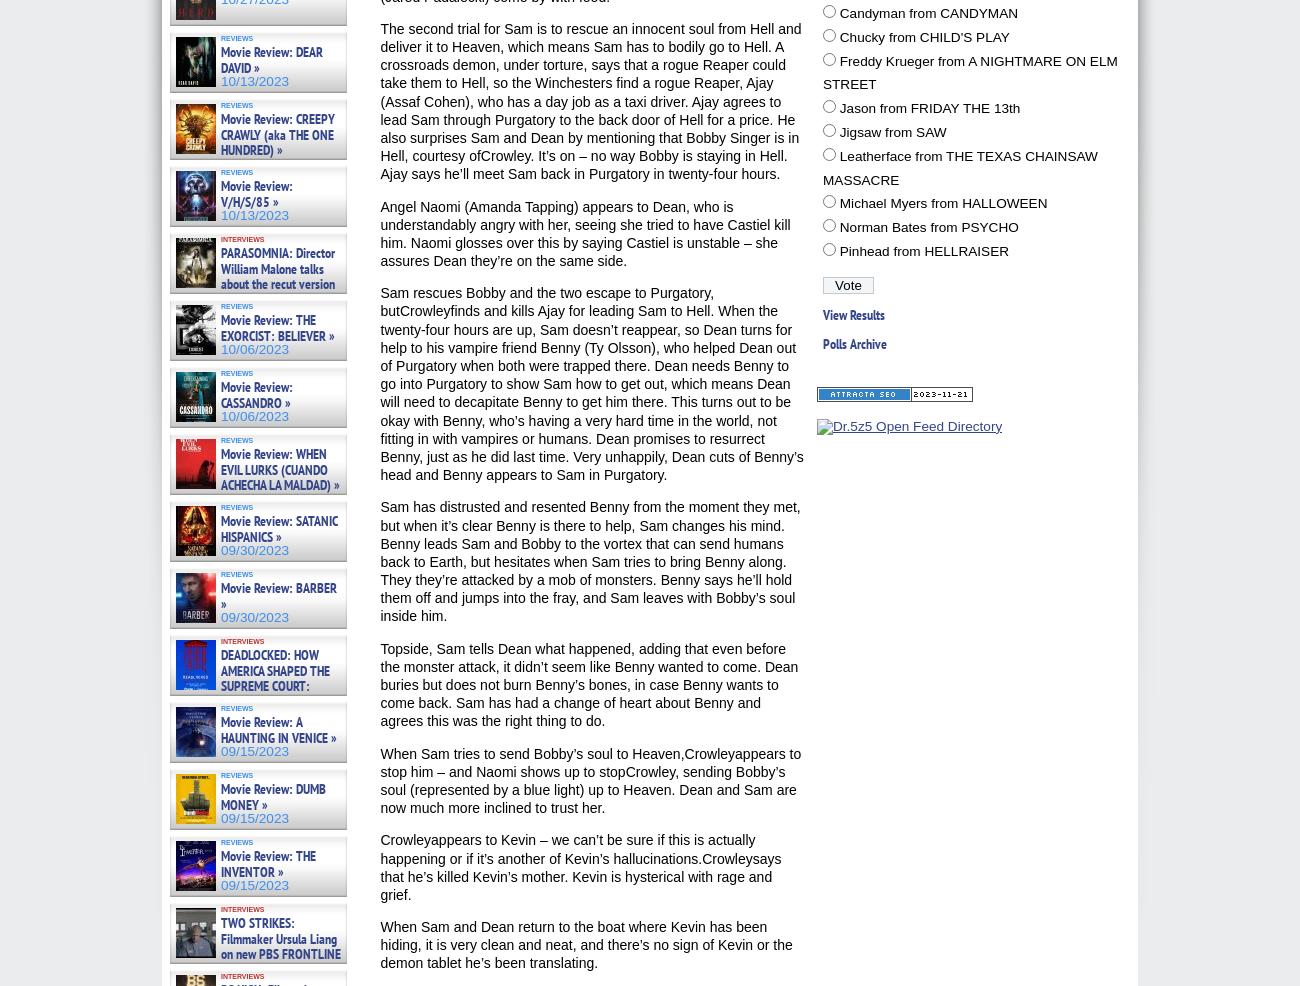  What do you see at coordinates (273, 796) in the screenshot?
I see `'Movie Review: DUMB MONEY »'` at bounding box center [273, 796].